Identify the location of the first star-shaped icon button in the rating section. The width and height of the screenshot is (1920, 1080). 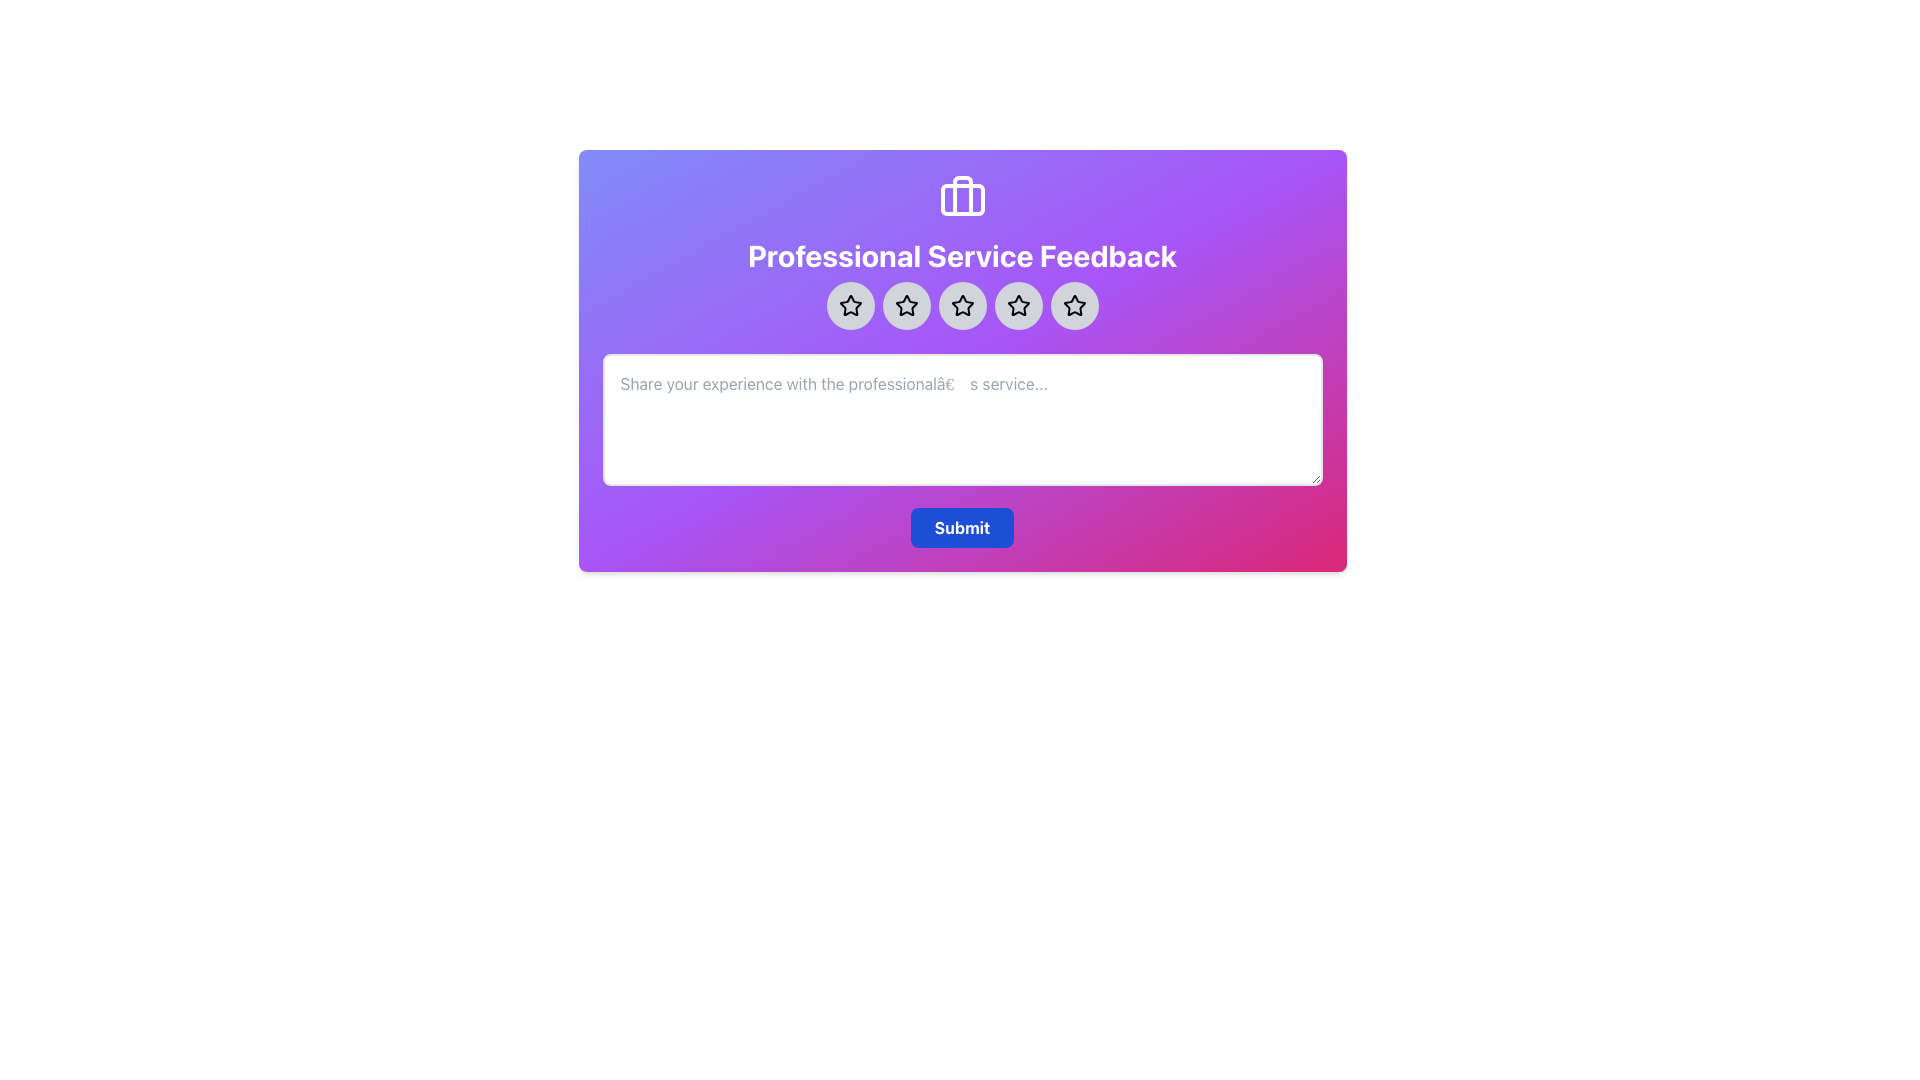
(850, 305).